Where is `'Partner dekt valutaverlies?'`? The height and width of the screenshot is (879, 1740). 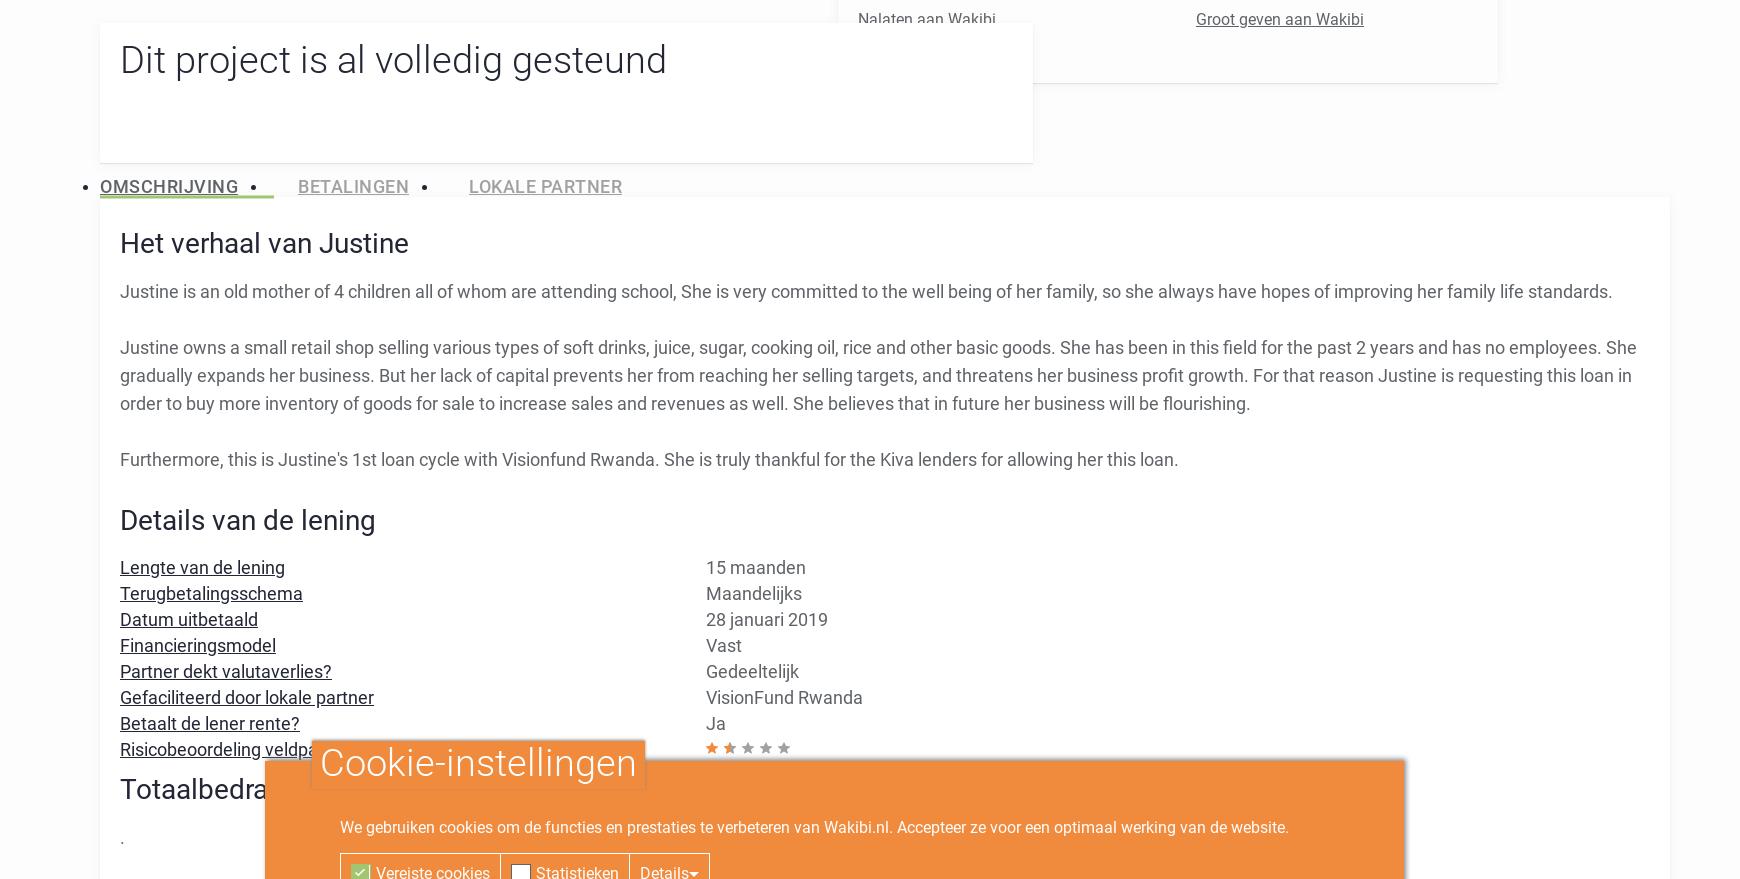 'Partner dekt valutaverlies?' is located at coordinates (226, 669).